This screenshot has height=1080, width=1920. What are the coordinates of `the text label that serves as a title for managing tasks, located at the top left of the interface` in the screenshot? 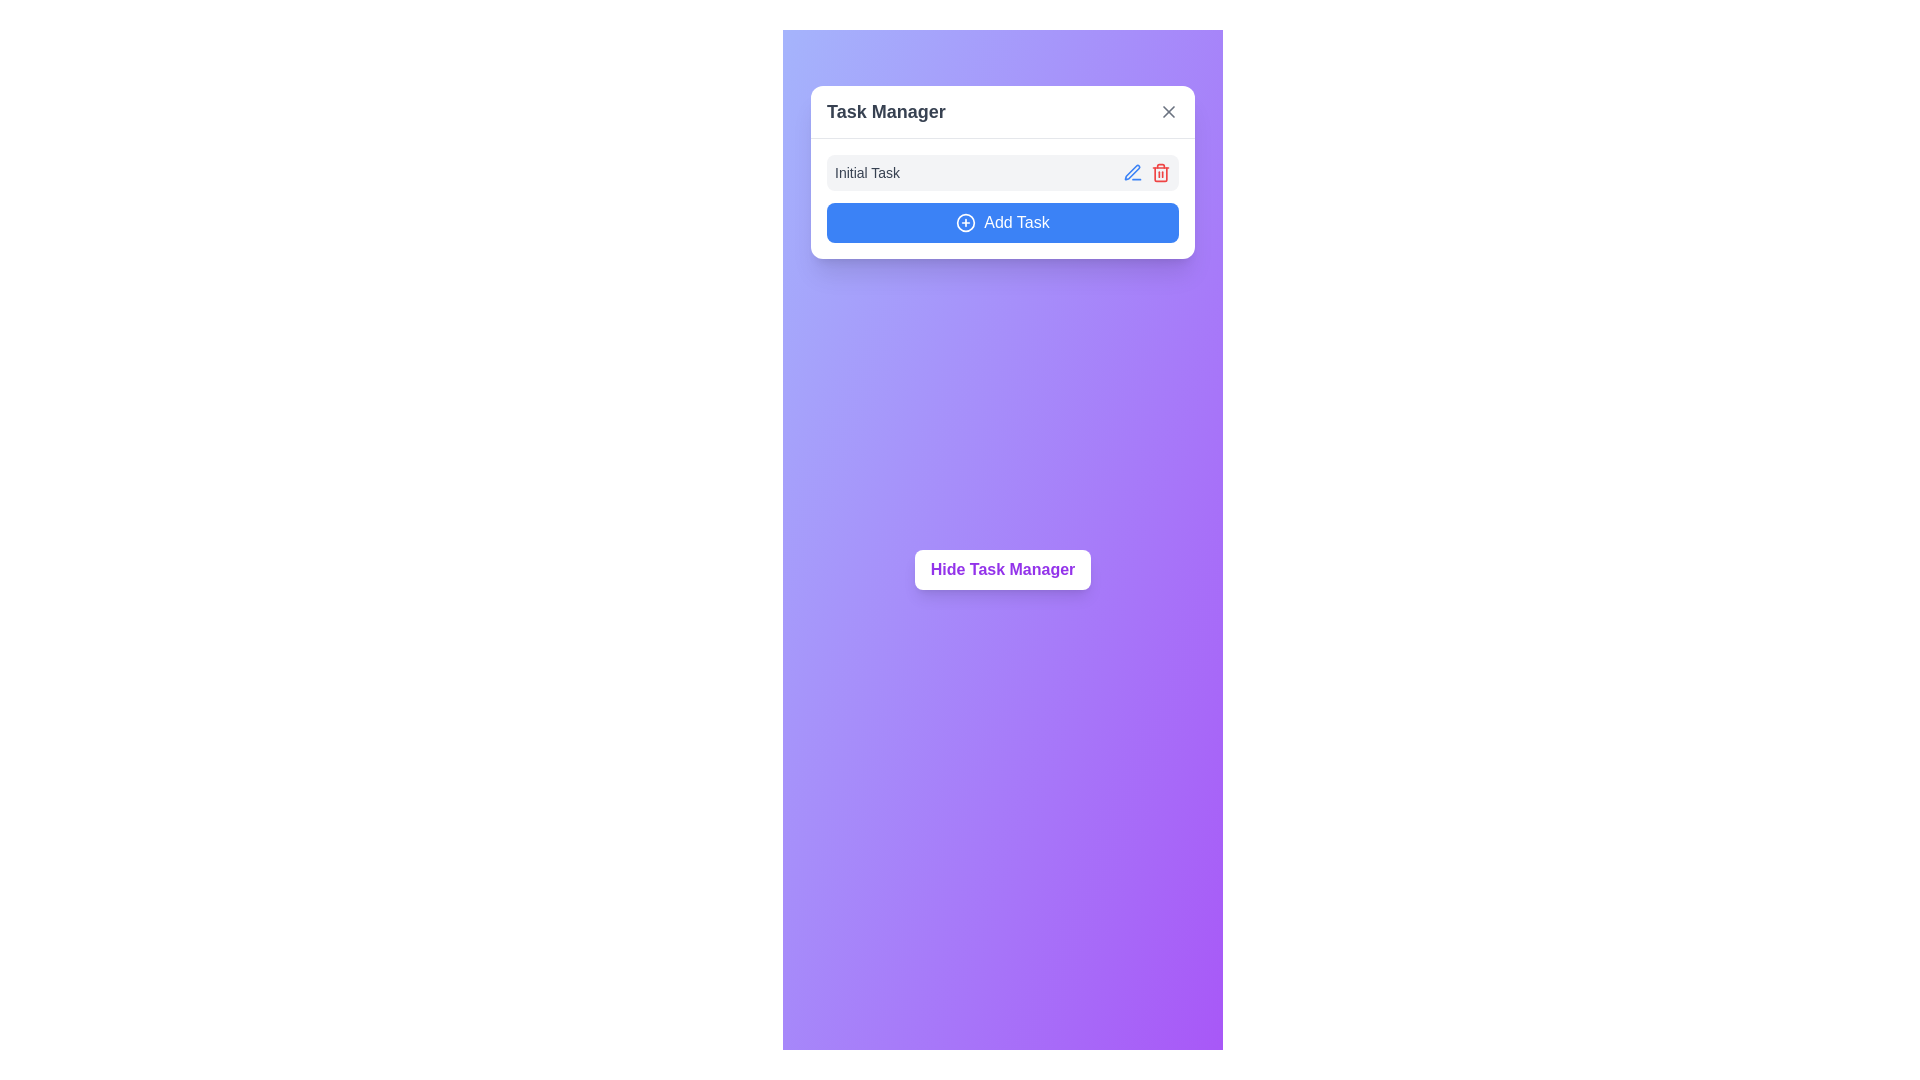 It's located at (885, 111).